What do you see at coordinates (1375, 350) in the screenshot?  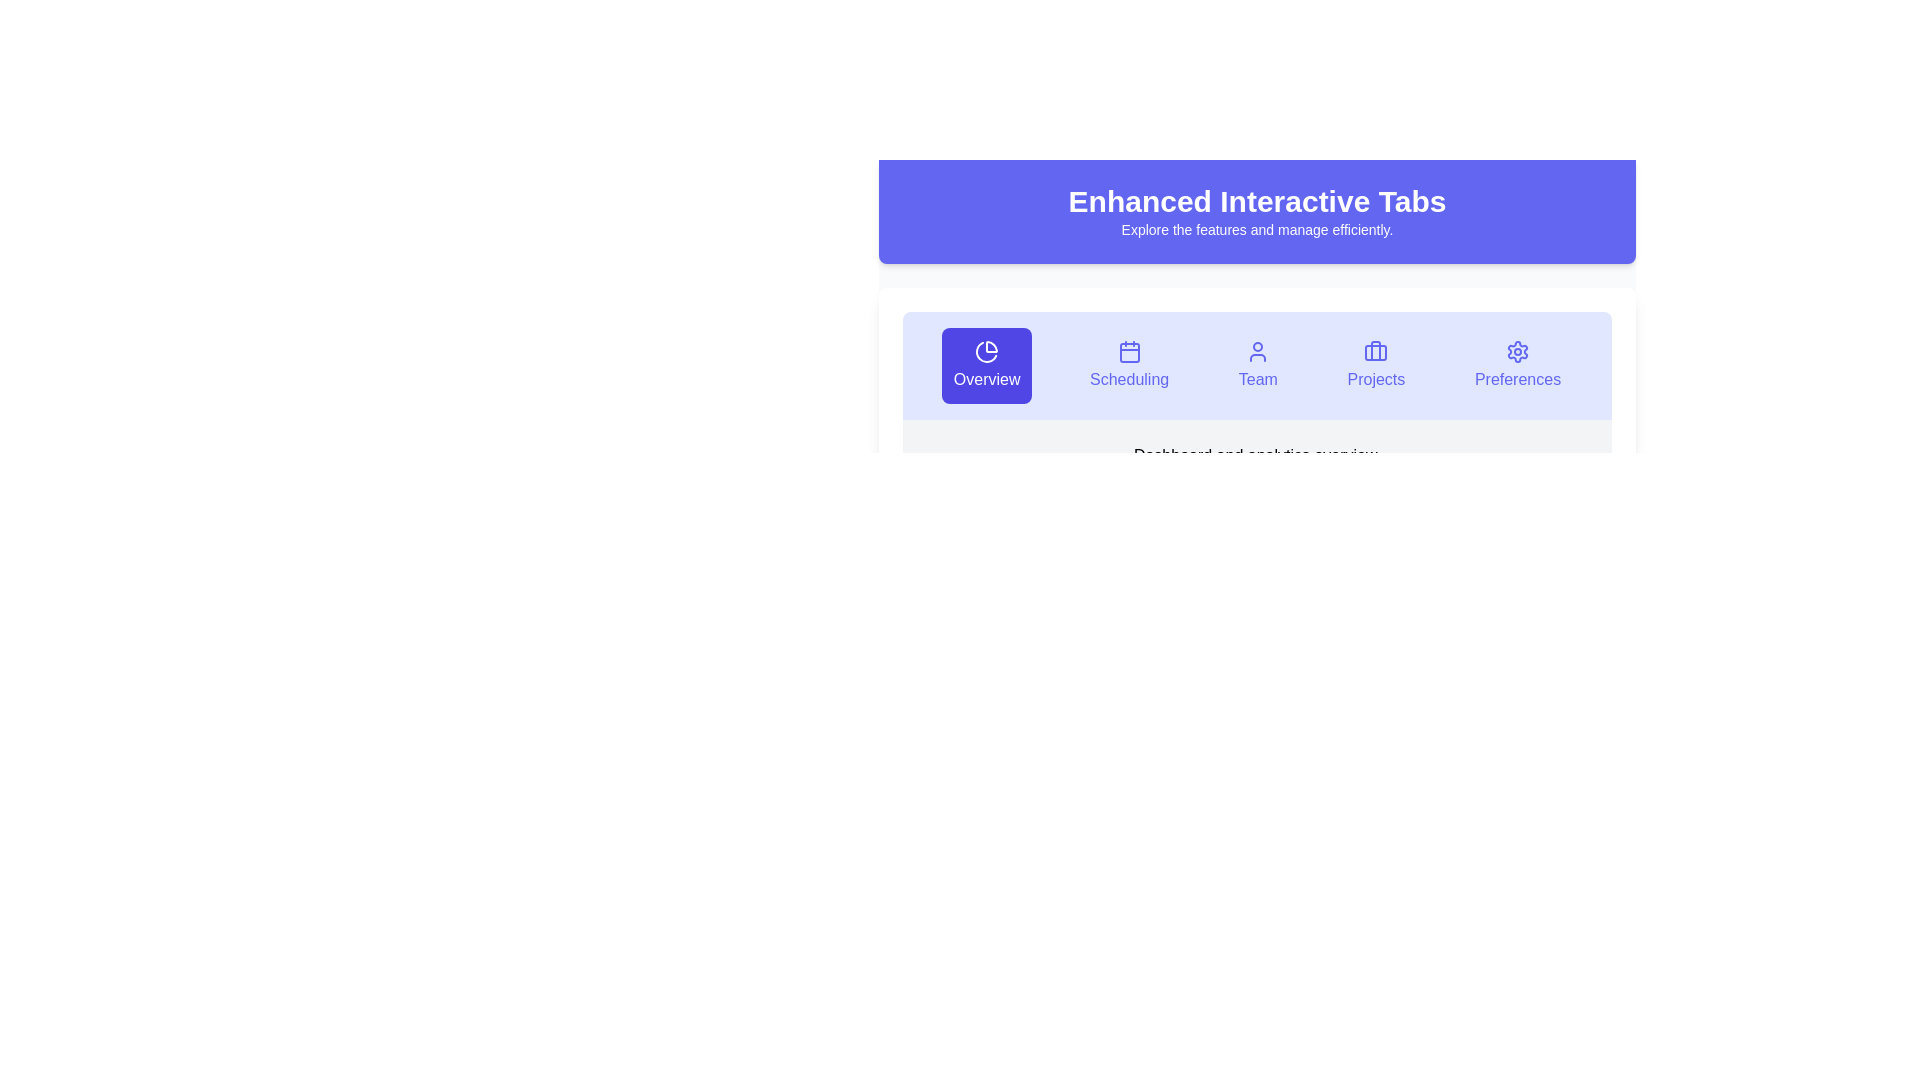 I see `the 'Projects' icon located in the navigation bar, which is the fourth button from the left` at bounding box center [1375, 350].